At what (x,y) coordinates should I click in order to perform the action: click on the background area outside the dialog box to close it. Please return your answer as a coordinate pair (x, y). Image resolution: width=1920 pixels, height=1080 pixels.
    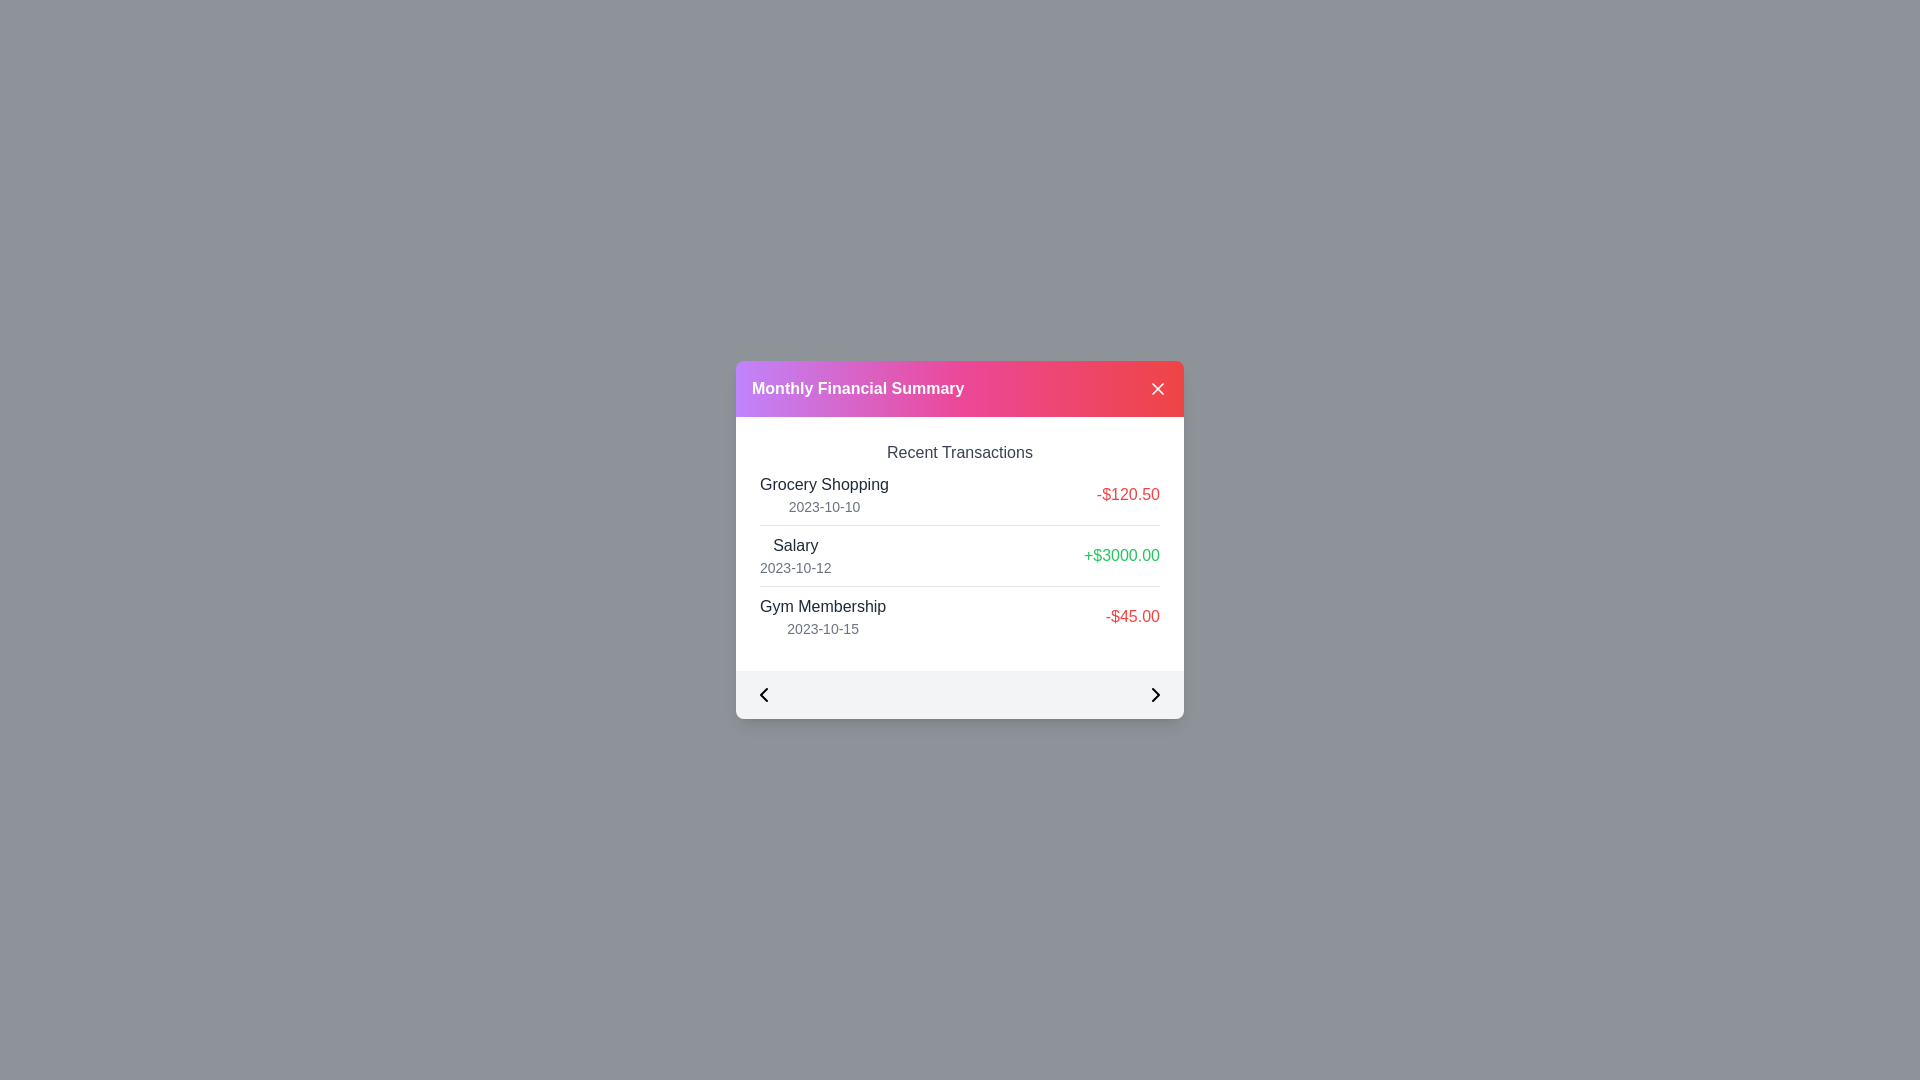
    Looking at the image, I should click on (99, 100).